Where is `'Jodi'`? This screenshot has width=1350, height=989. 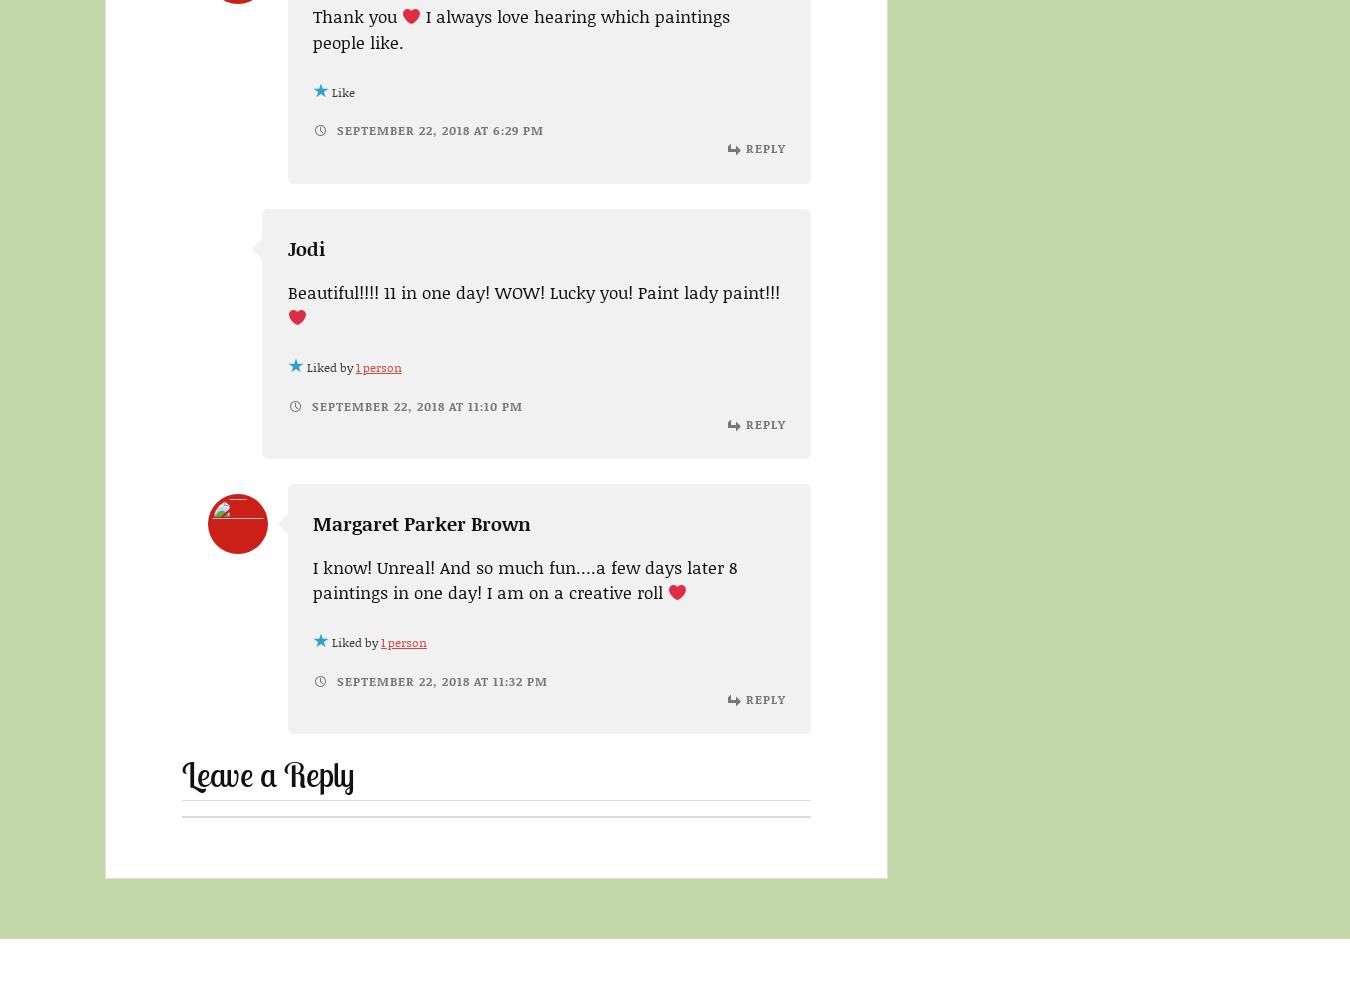
'Jodi' is located at coordinates (286, 246).